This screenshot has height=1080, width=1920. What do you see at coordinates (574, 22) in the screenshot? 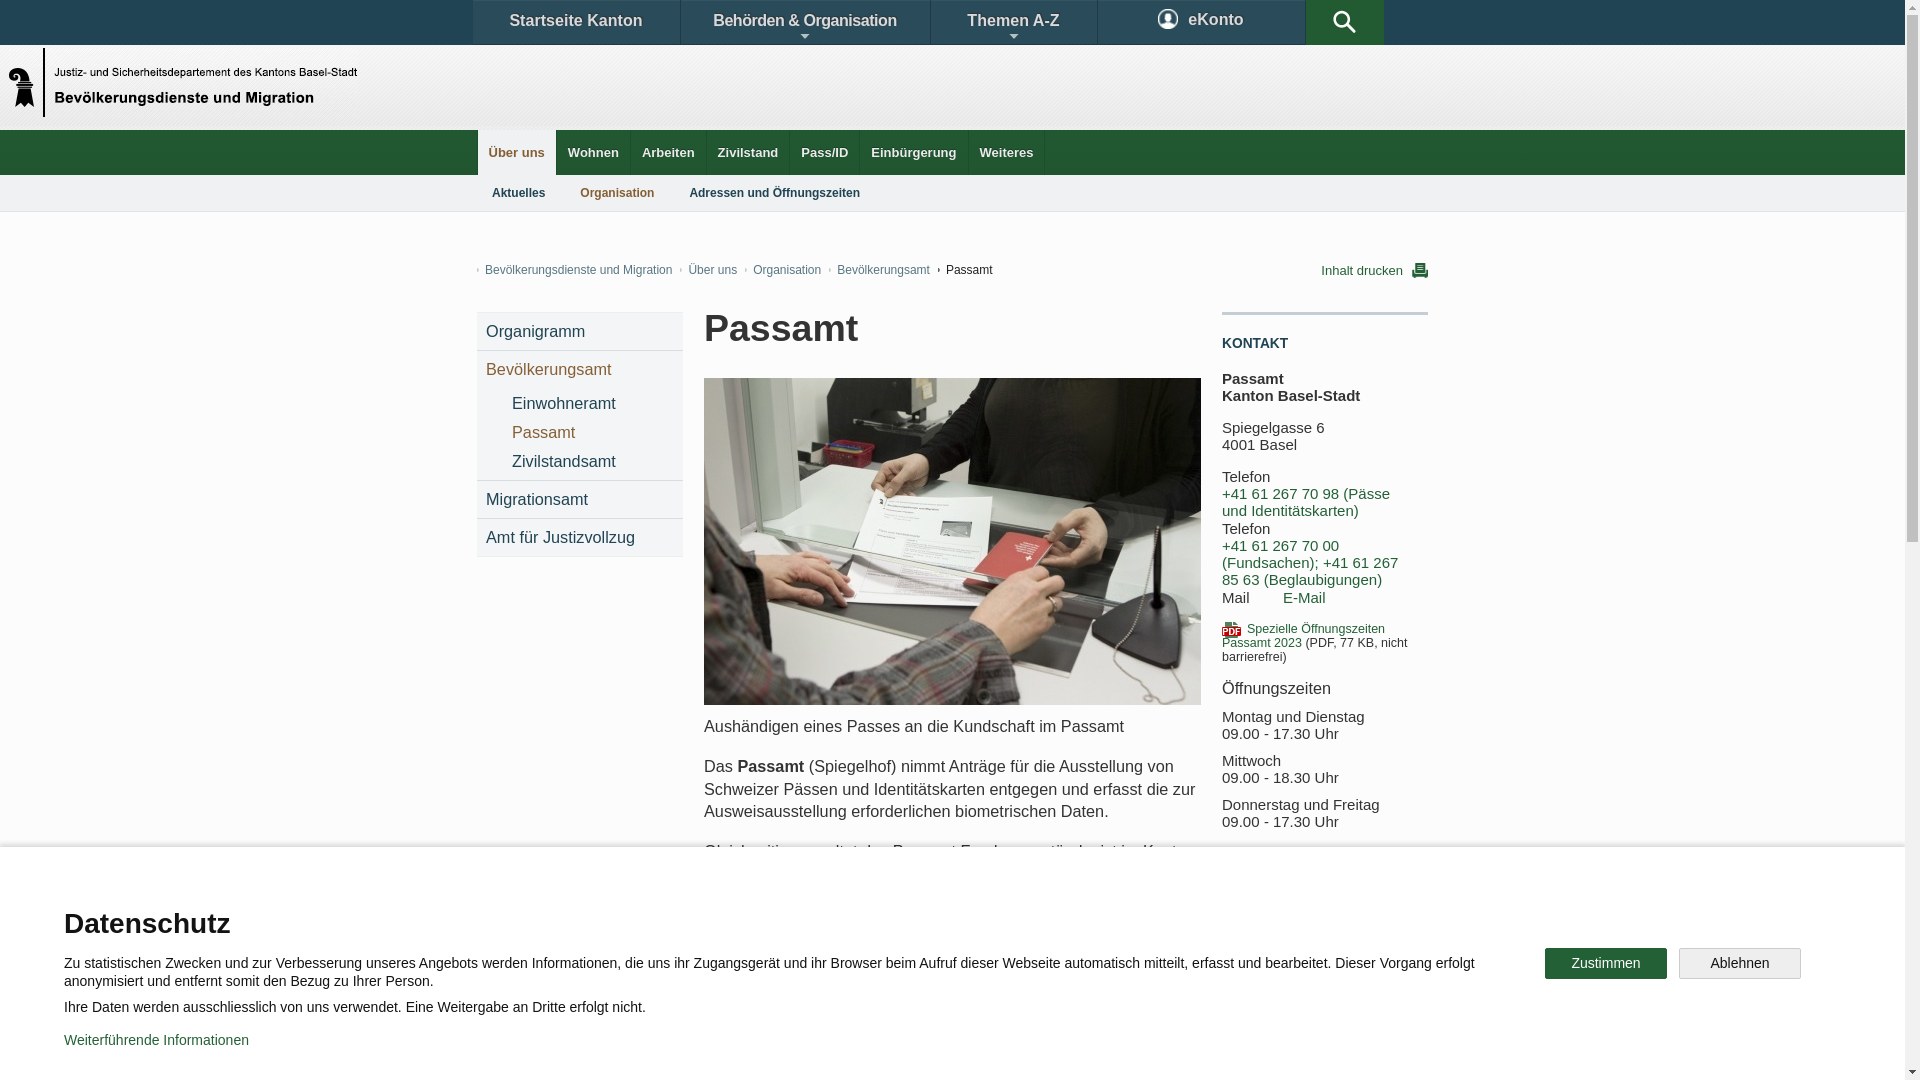
I see `'Startseite Kanton'` at bounding box center [574, 22].